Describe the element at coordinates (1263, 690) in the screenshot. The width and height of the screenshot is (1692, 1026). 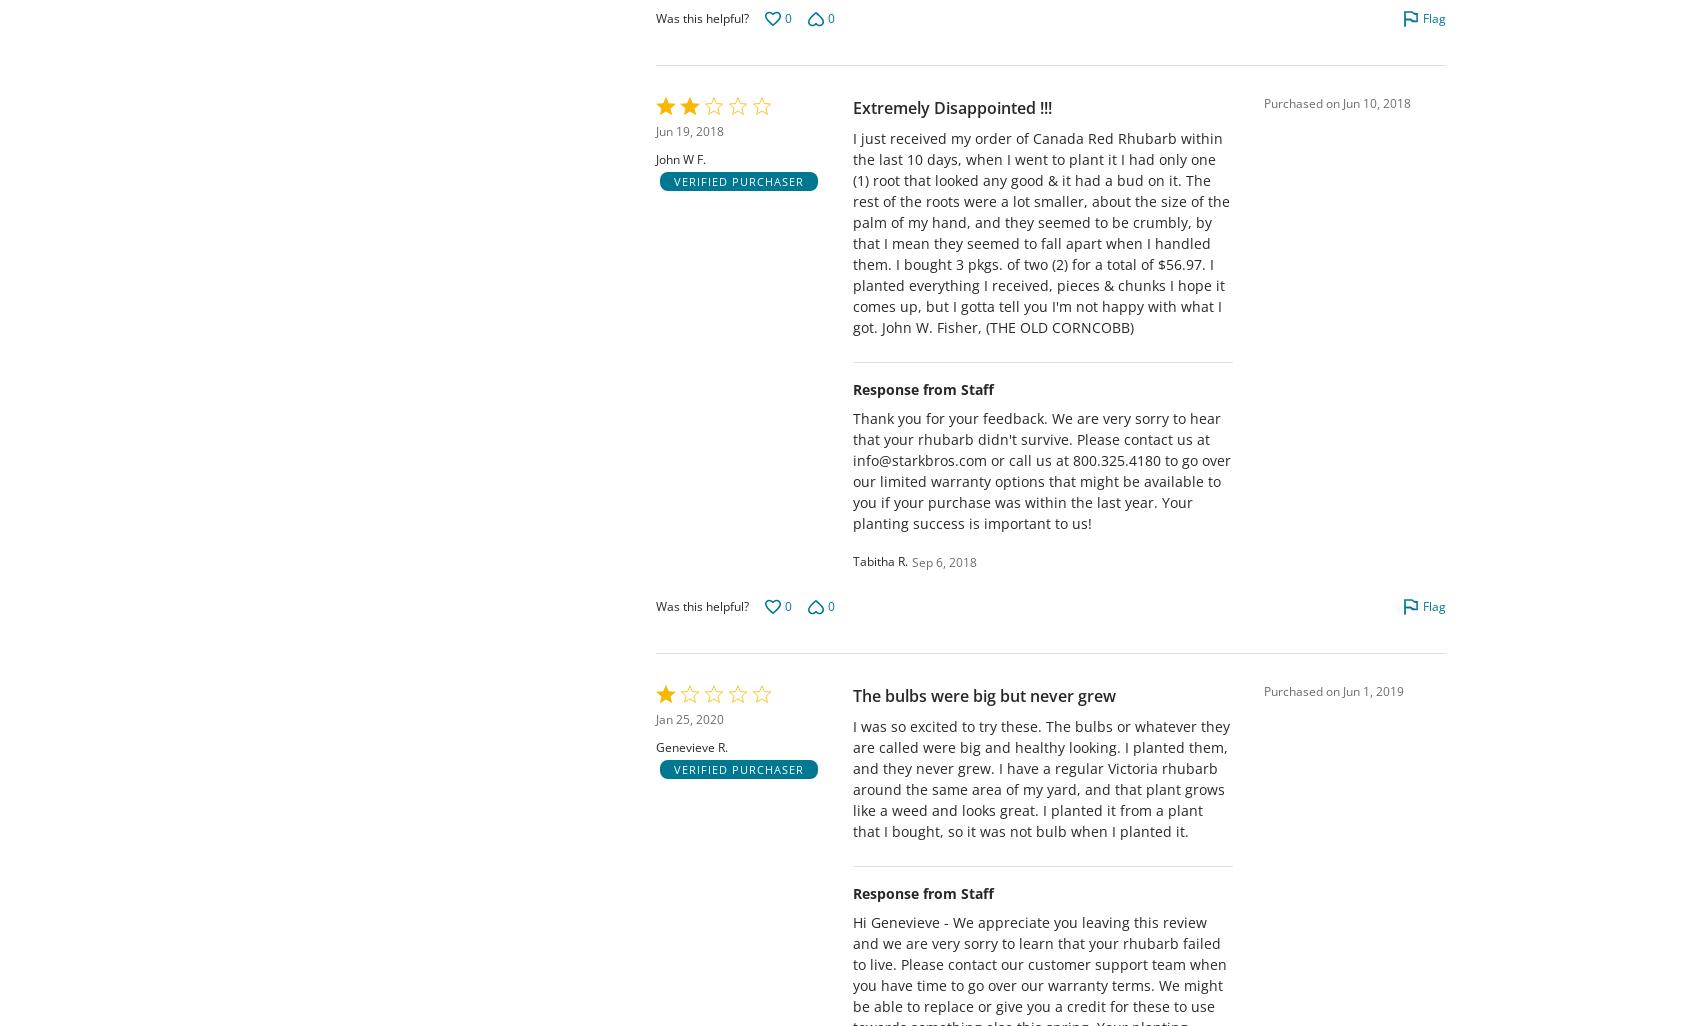
I see `'Purchased on Jun 1, 2019'` at that location.